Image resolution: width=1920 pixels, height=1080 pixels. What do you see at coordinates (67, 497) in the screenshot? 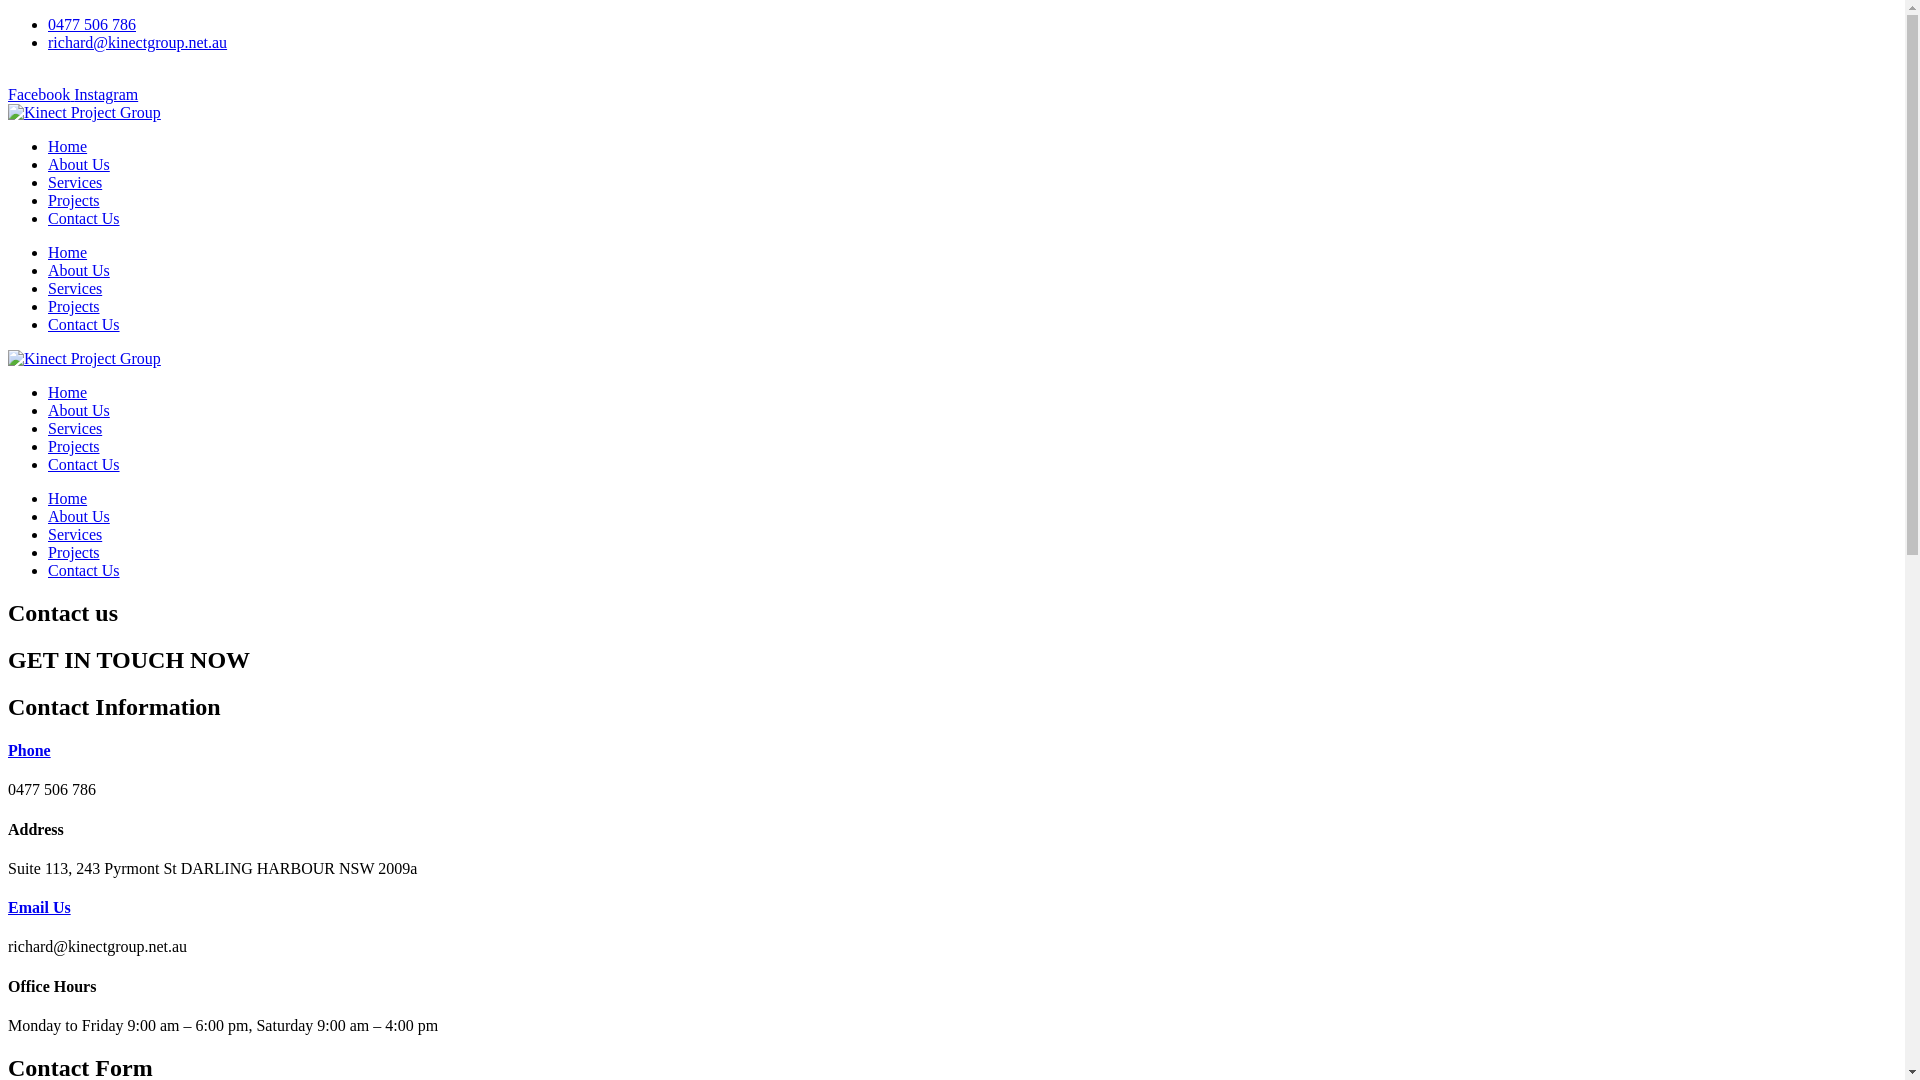
I see `'Home'` at bounding box center [67, 497].